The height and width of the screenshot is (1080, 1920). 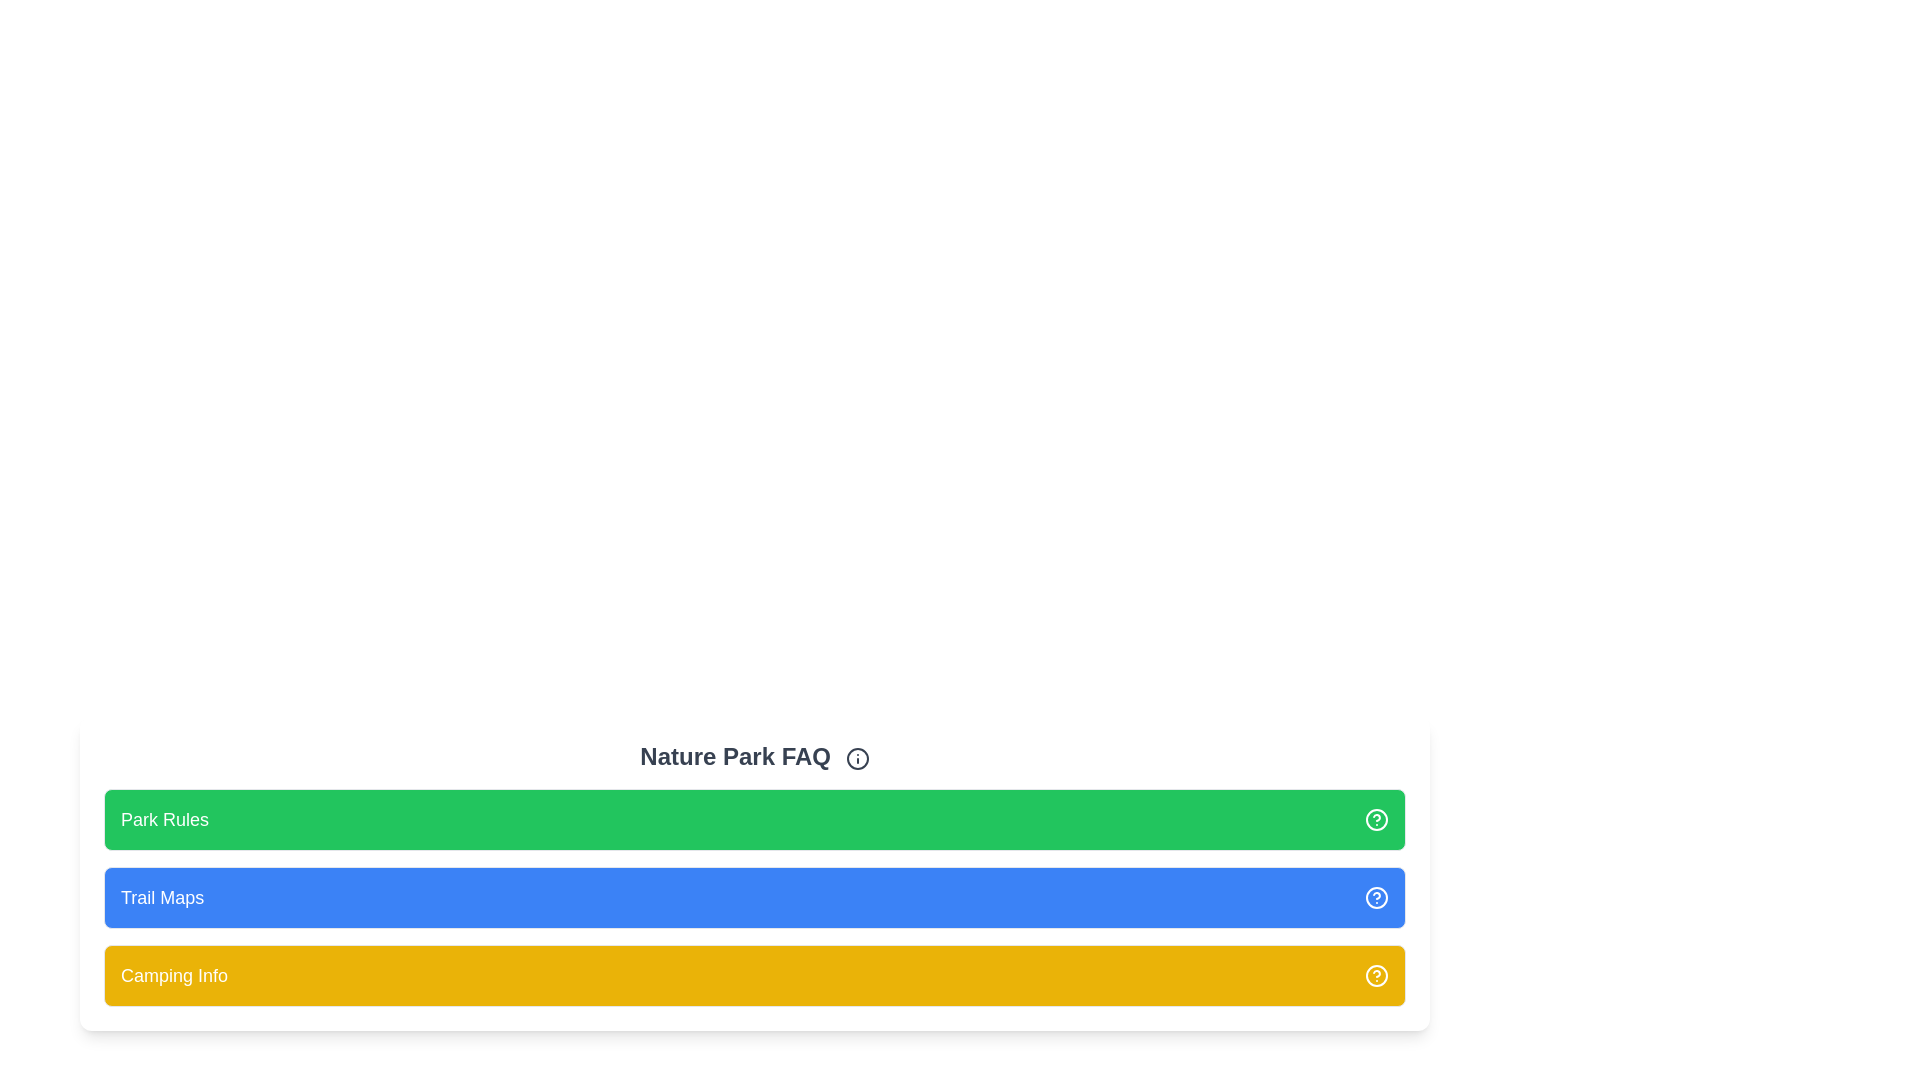 What do you see at coordinates (1376, 820) in the screenshot?
I see `the first circular icon located at the far-right end of the green bar labeled 'Park Rules'` at bounding box center [1376, 820].